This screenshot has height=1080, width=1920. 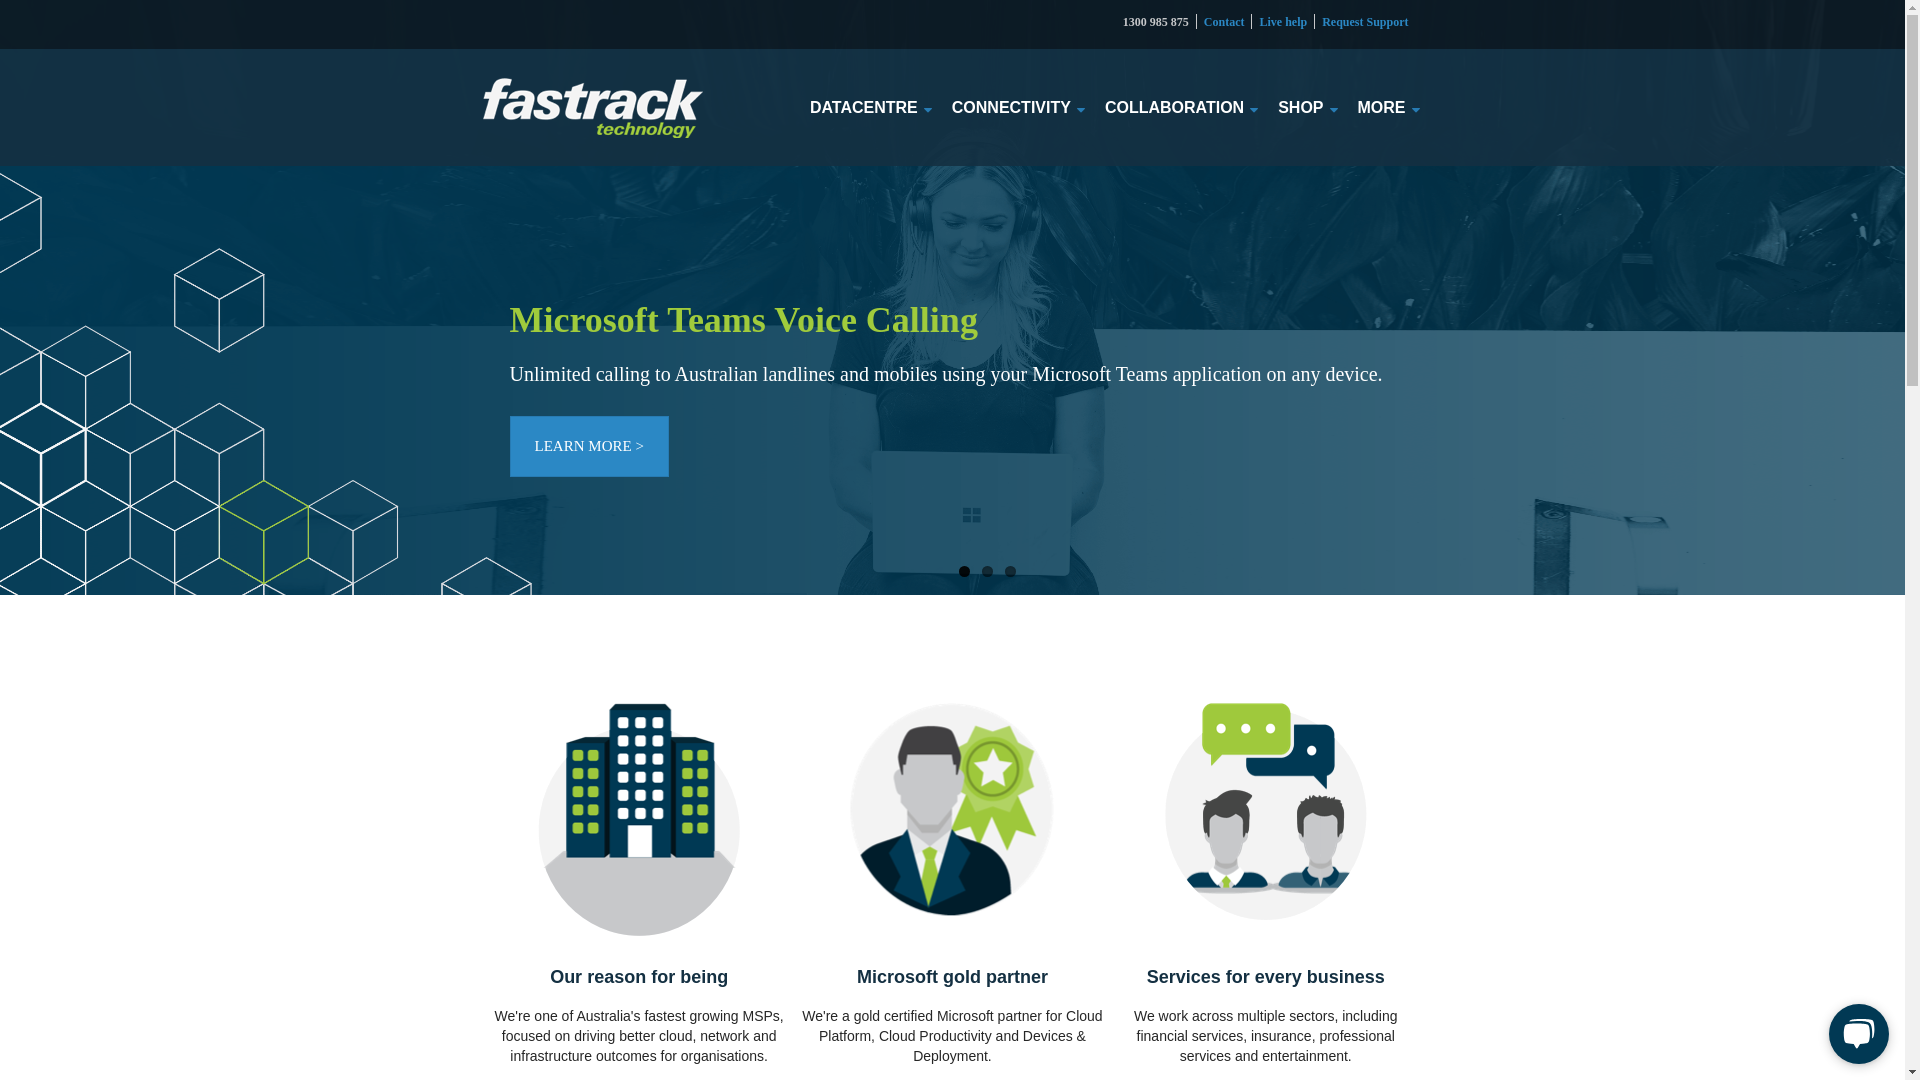 What do you see at coordinates (1009, 571) in the screenshot?
I see `'3'` at bounding box center [1009, 571].